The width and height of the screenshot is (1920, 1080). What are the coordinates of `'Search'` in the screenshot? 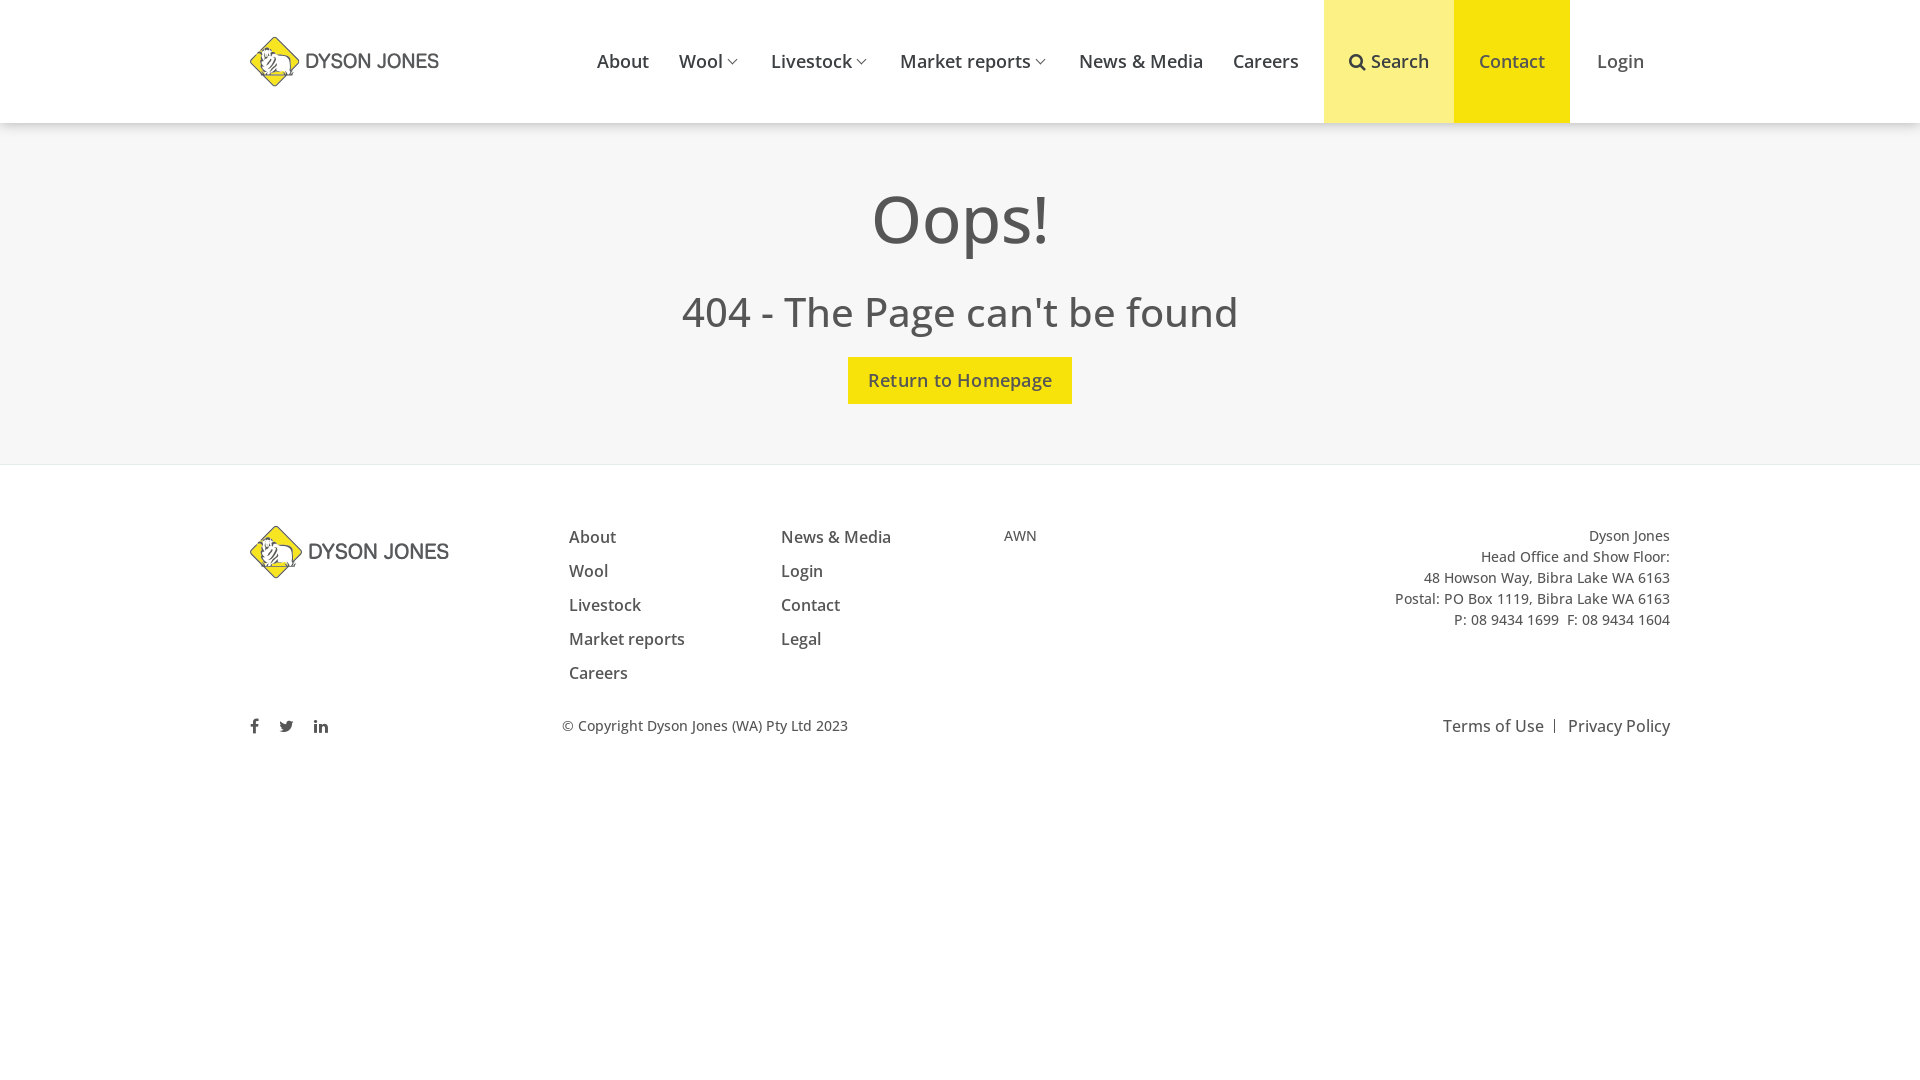 It's located at (1387, 60).